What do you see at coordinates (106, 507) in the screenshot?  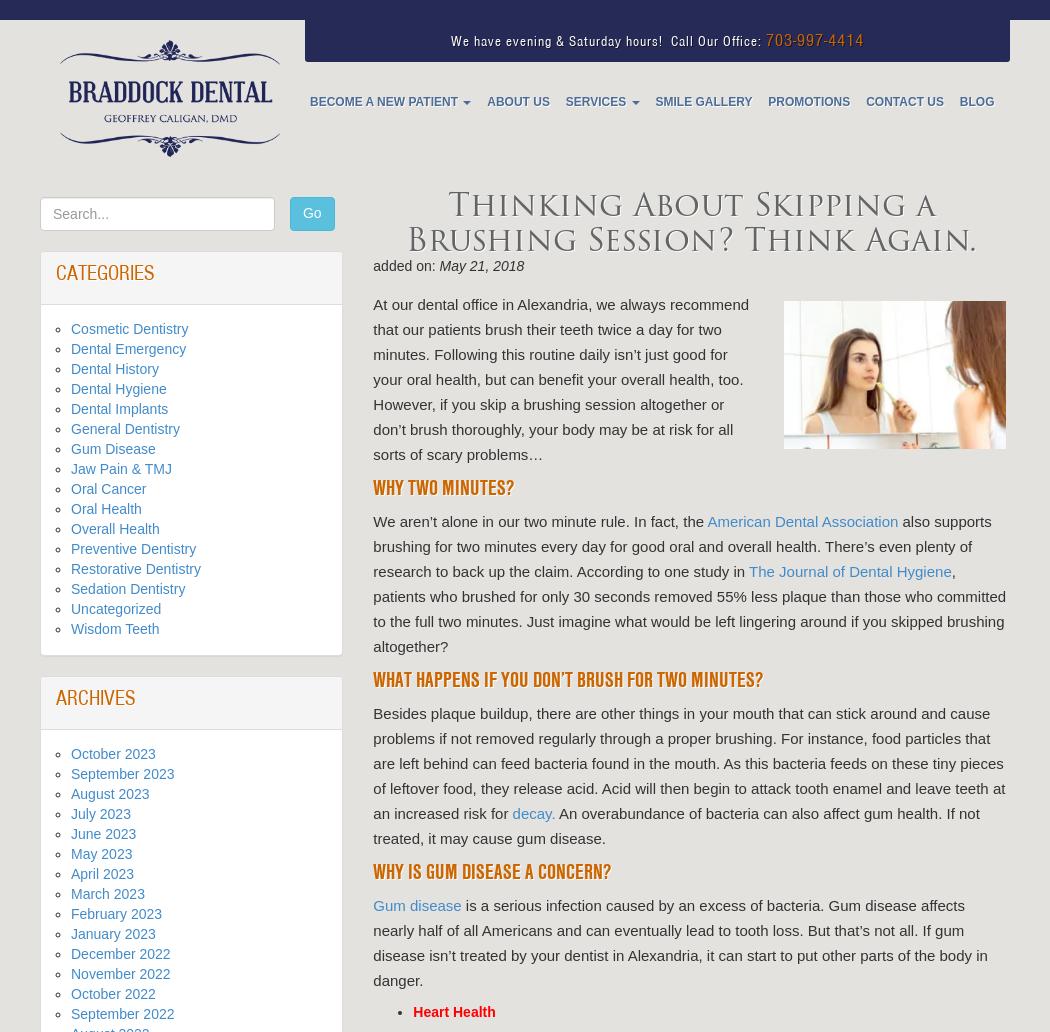 I see `'Oral Health'` at bounding box center [106, 507].